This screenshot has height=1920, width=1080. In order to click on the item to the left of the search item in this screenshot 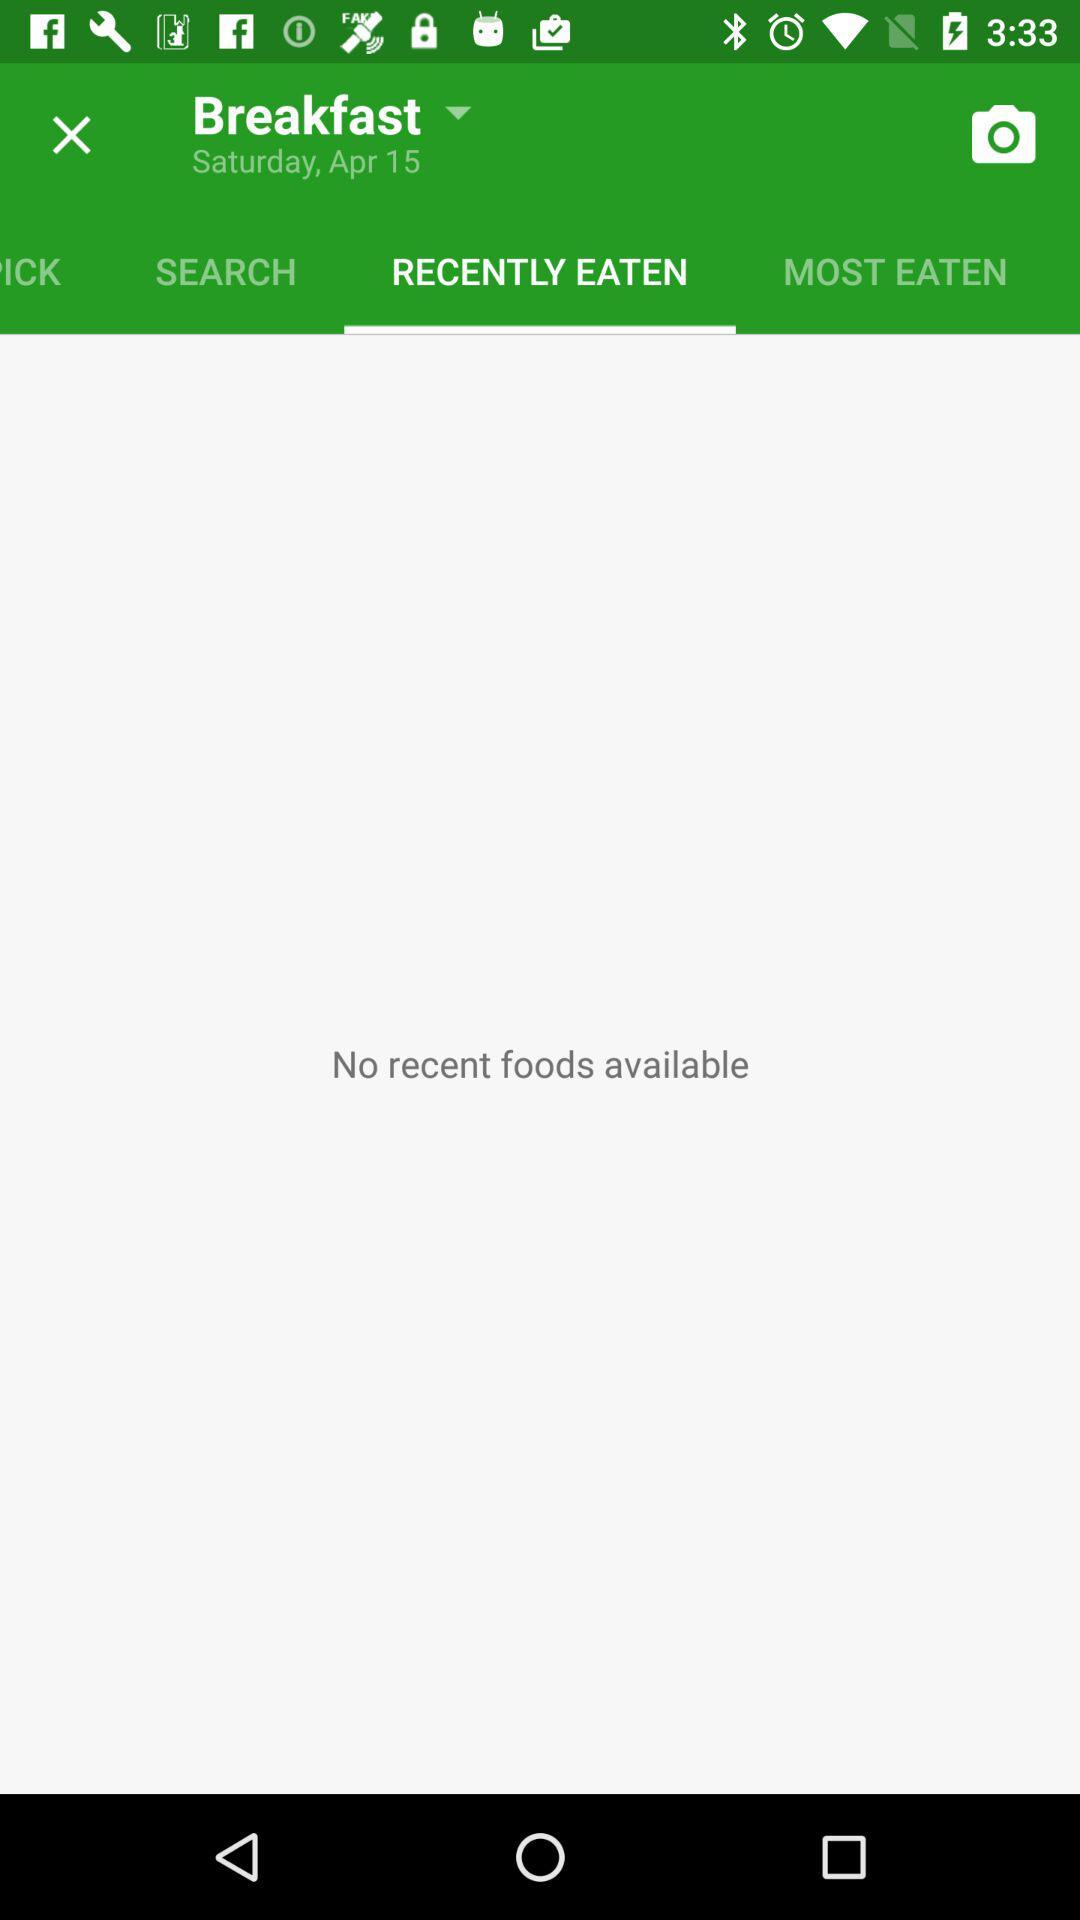, I will do `click(53, 269)`.